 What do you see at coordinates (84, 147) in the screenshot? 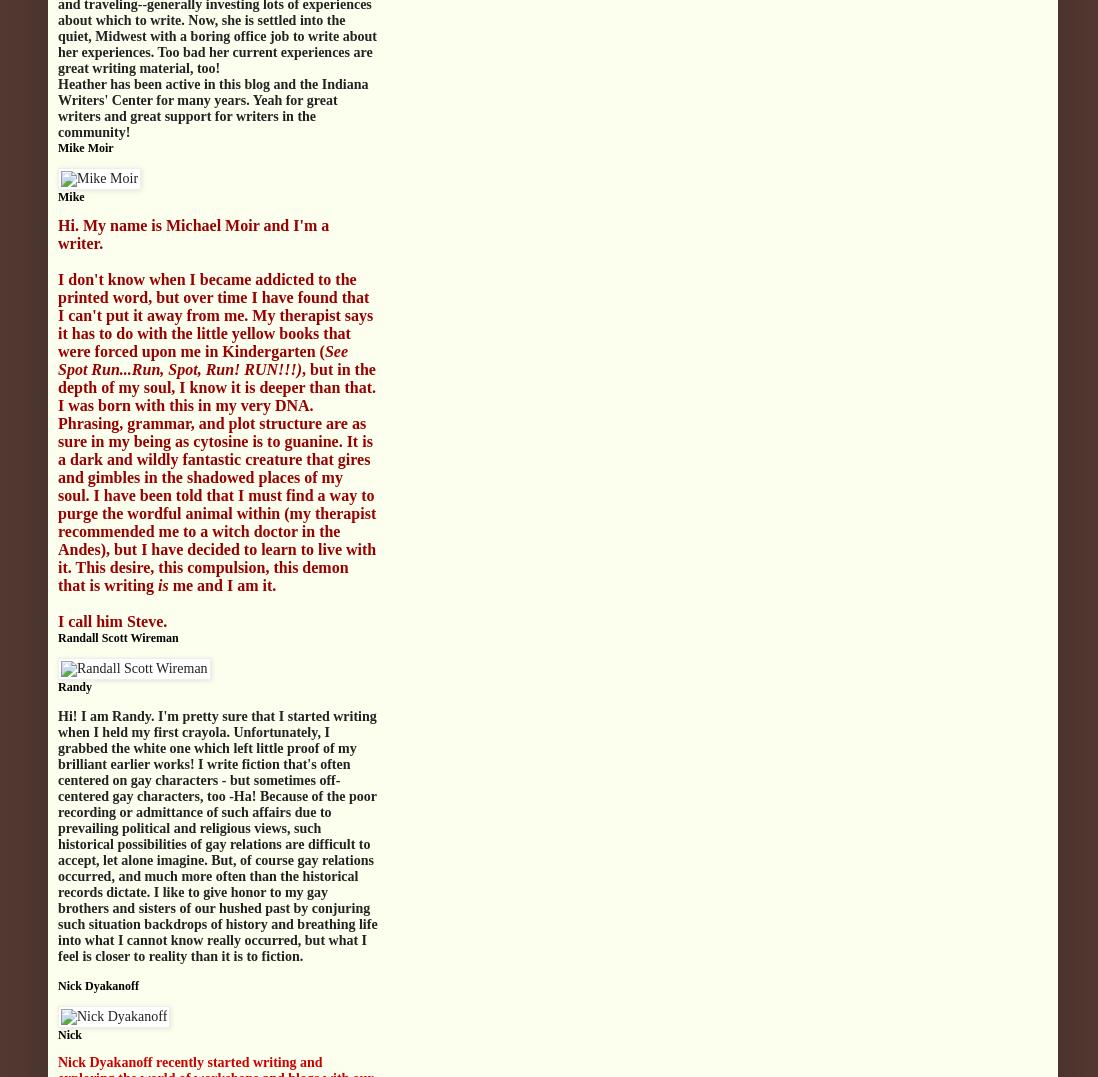
I see `'Mike Moir'` at bounding box center [84, 147].